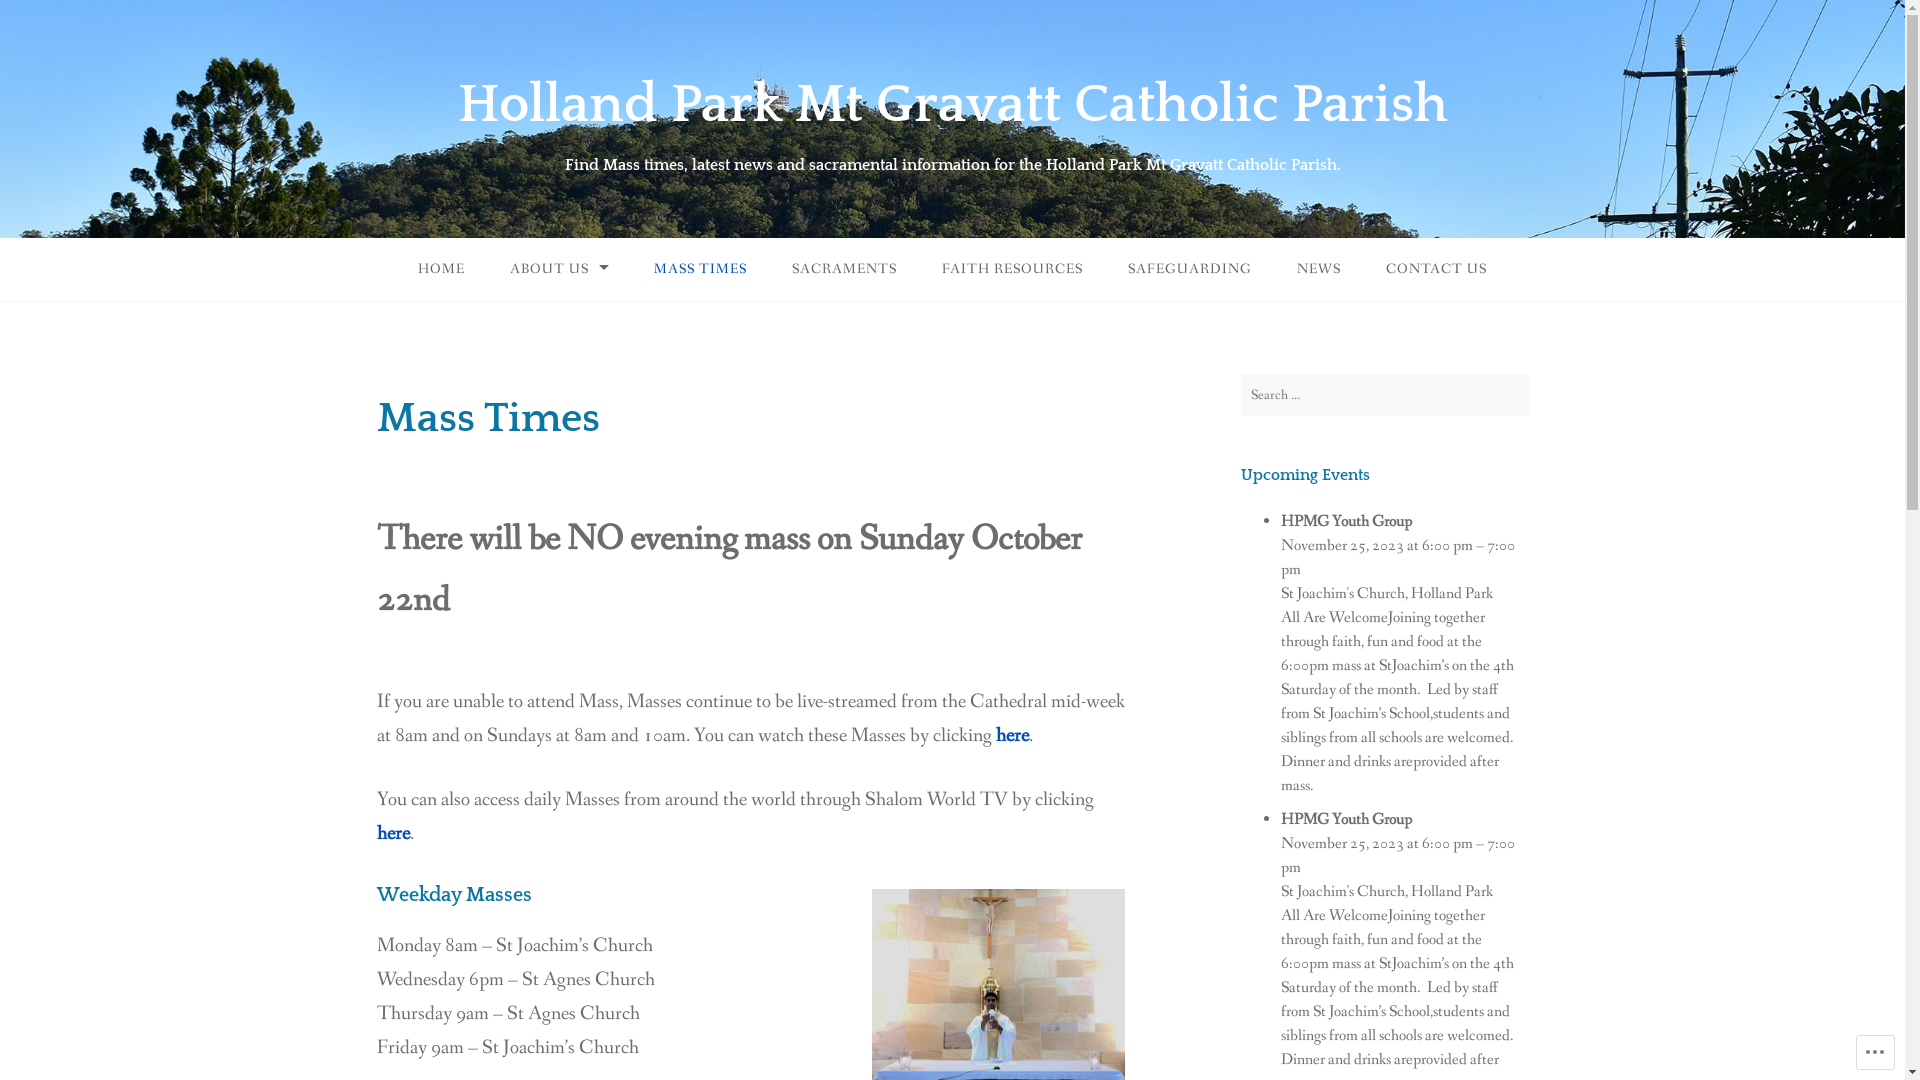 This screenshot has height=1080, width=1920. What do you see at coordinates (1190, 268) in the screenshot?
I see `'SAFEGUARDING'` at bounding box center [1190, 268].